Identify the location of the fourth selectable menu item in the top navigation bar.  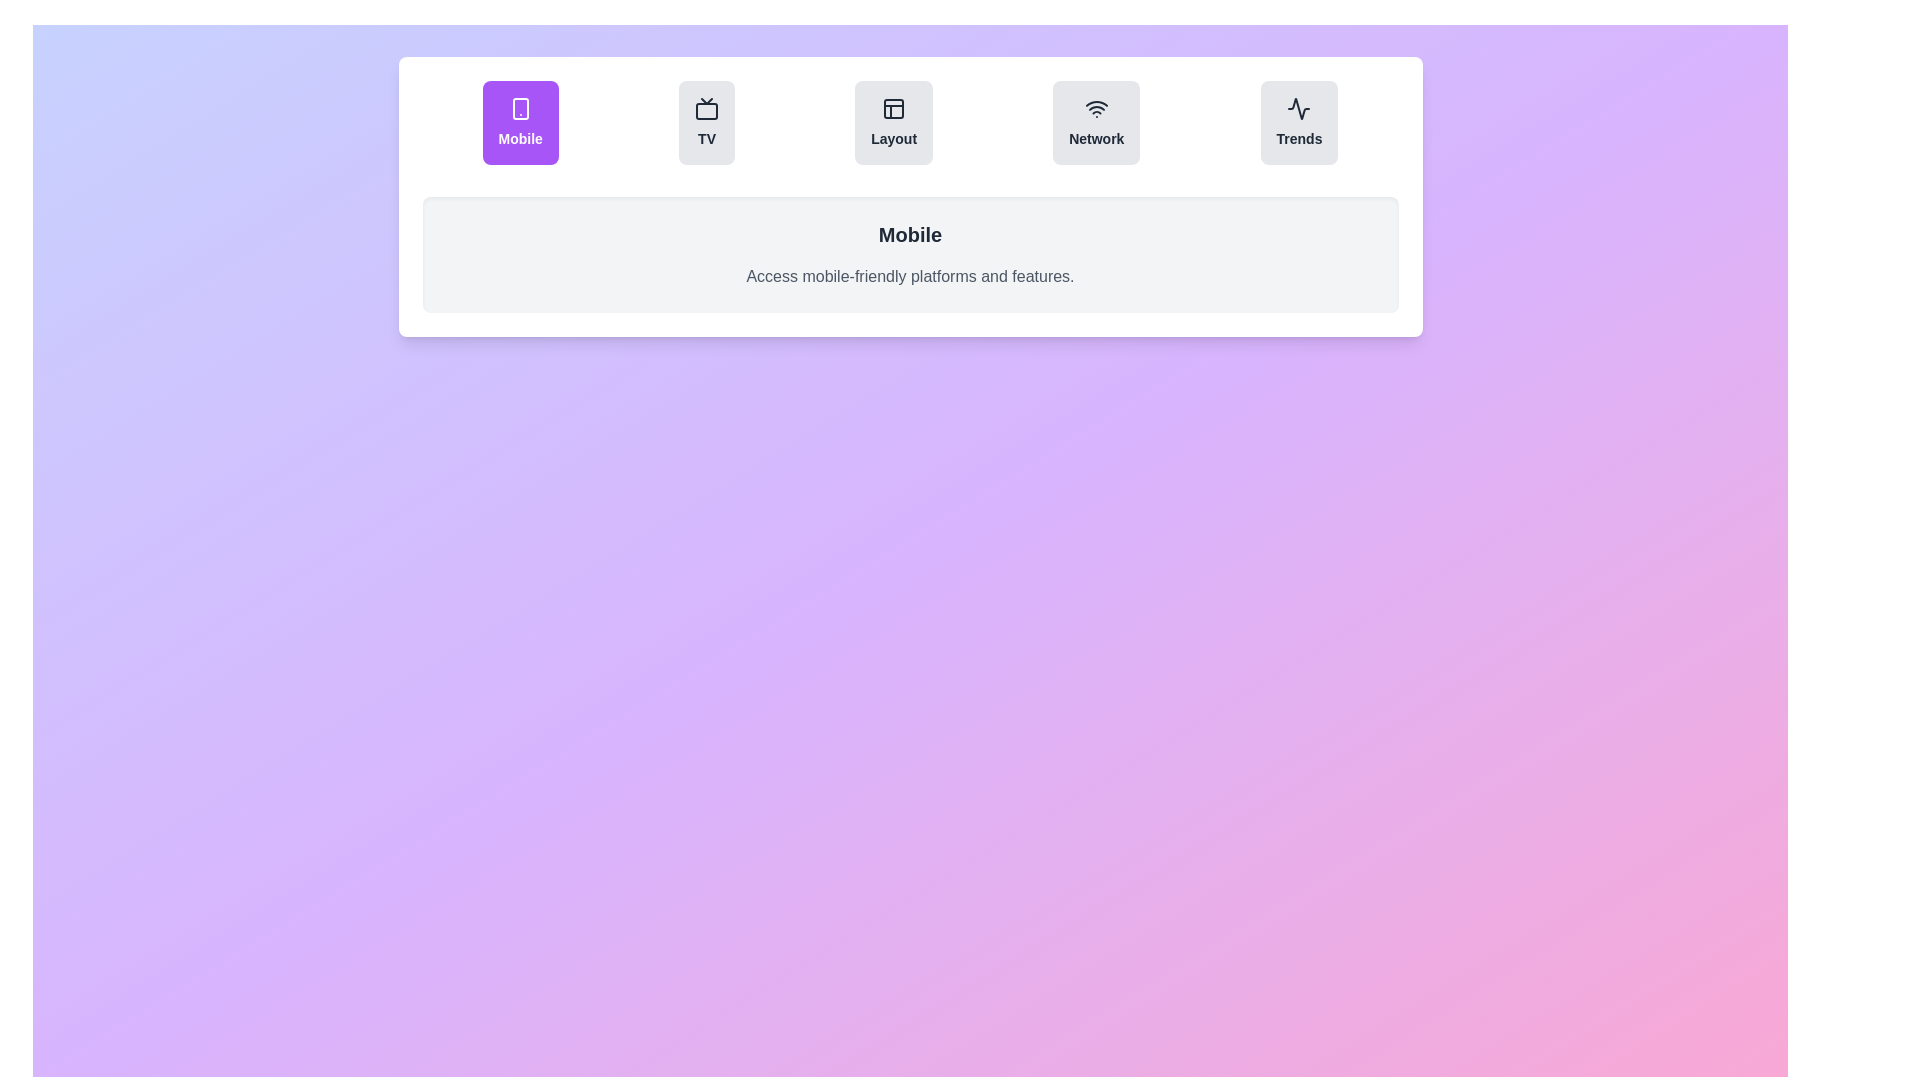
(1095, 137).